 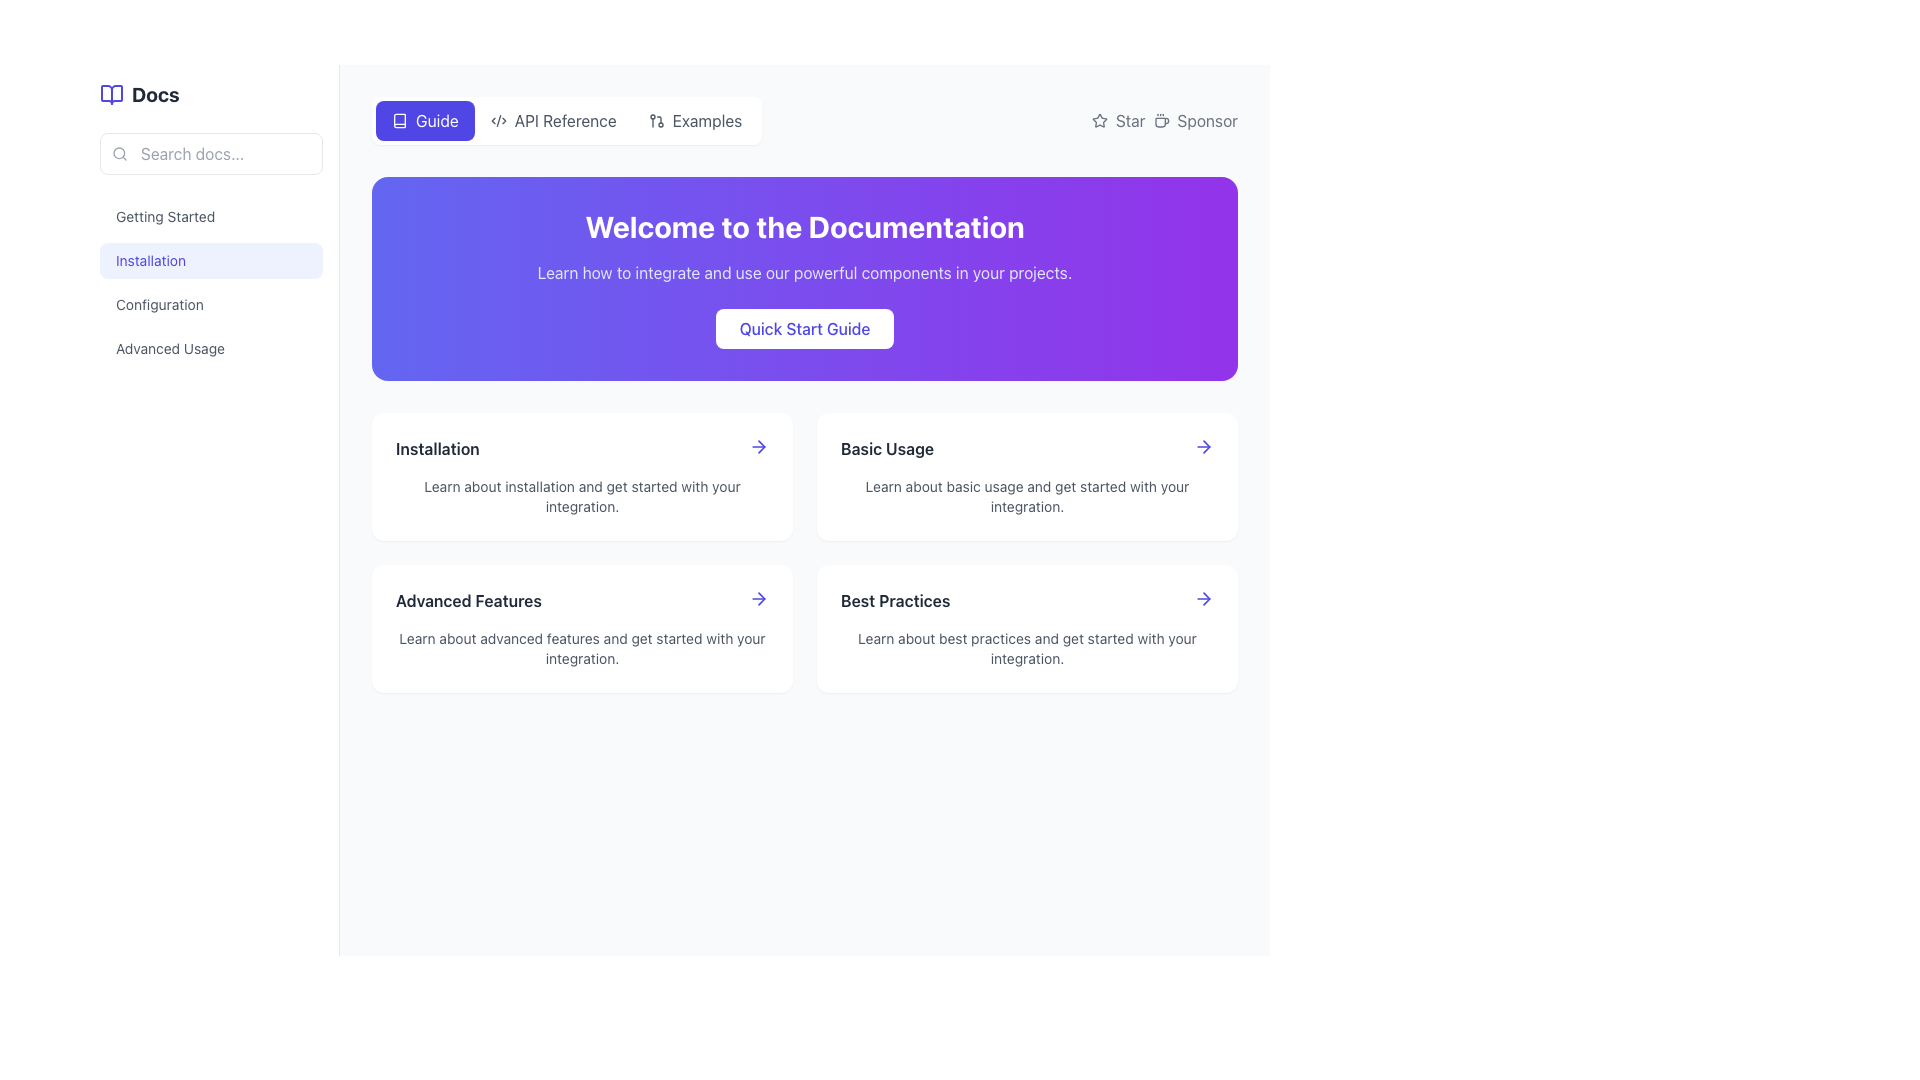 I want to click on the 'API Reference' text label in the navigation bar, so click(x=564, y=120).